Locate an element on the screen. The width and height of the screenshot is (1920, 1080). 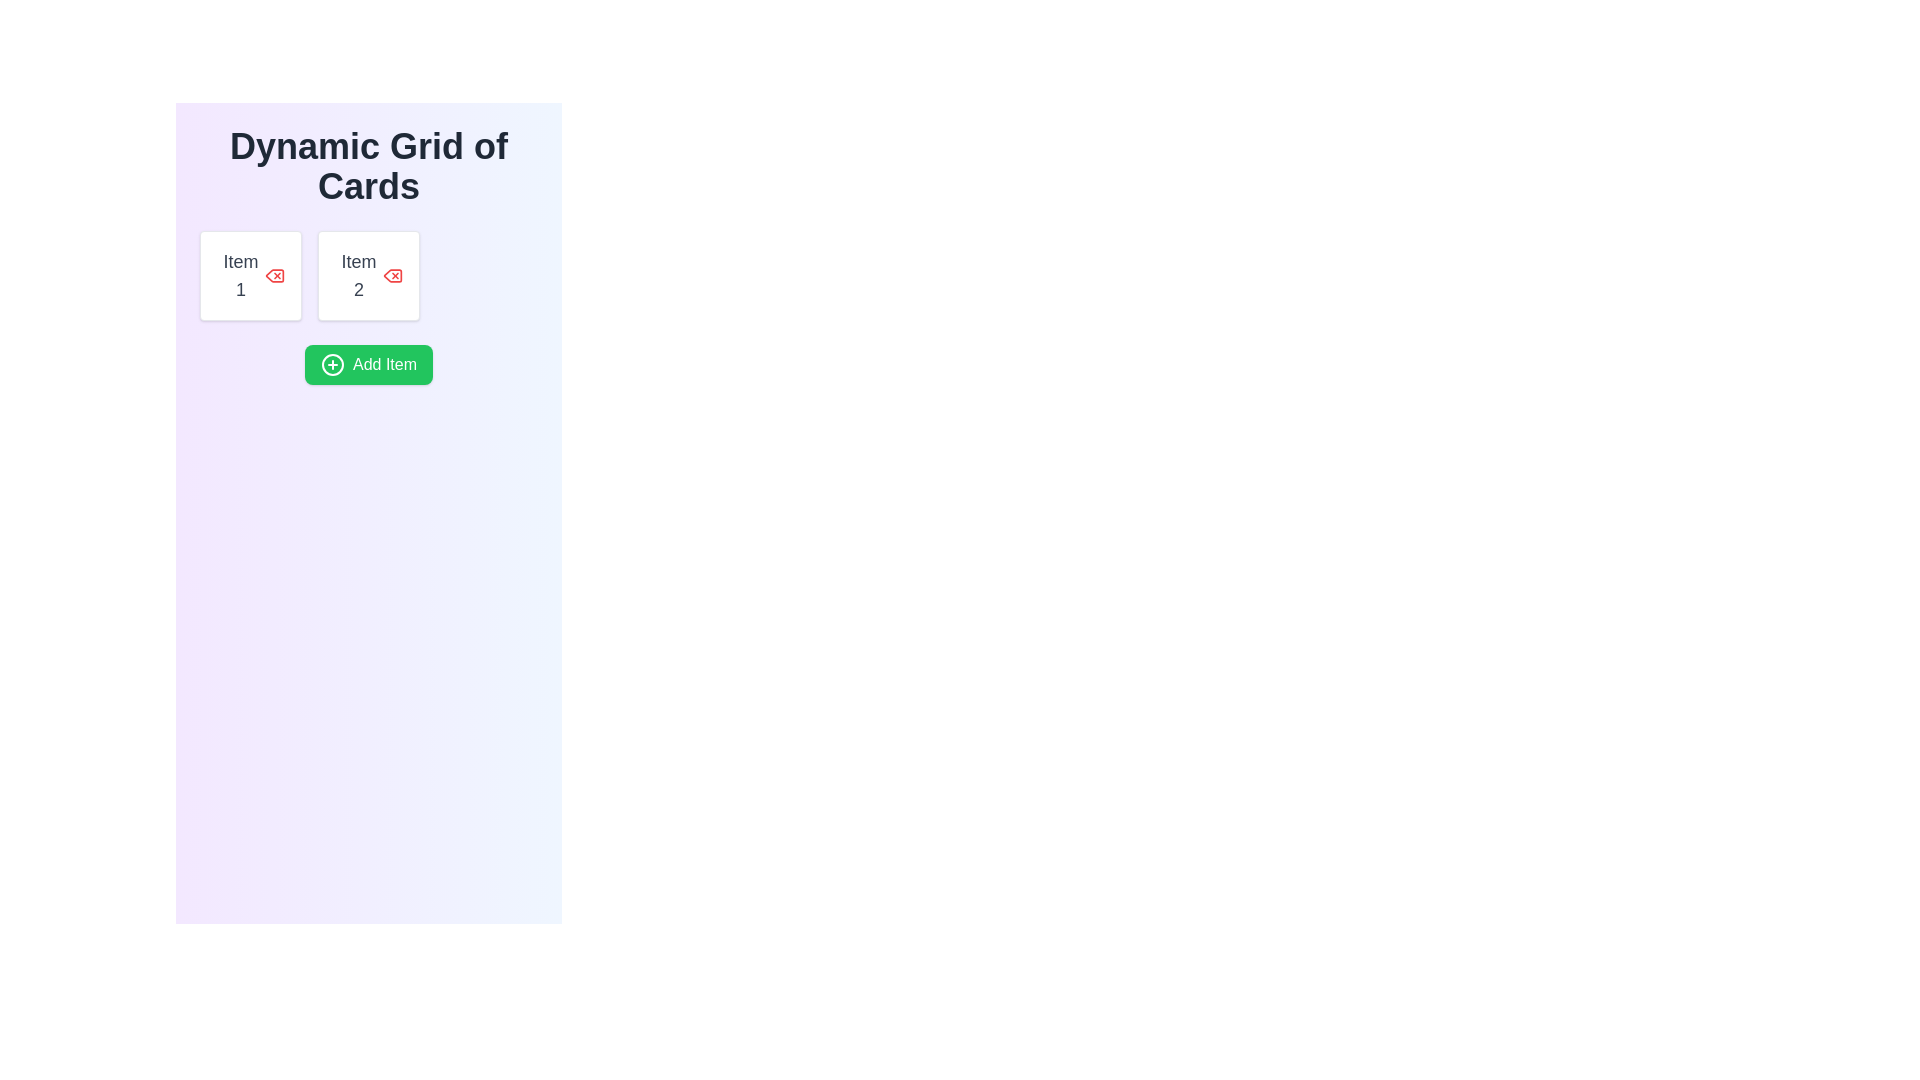
the deletion icon located at the top-right corner of the 'Item 2' card, which visually indicates an action related to deletion or removal is located at coordinates (393, 276).